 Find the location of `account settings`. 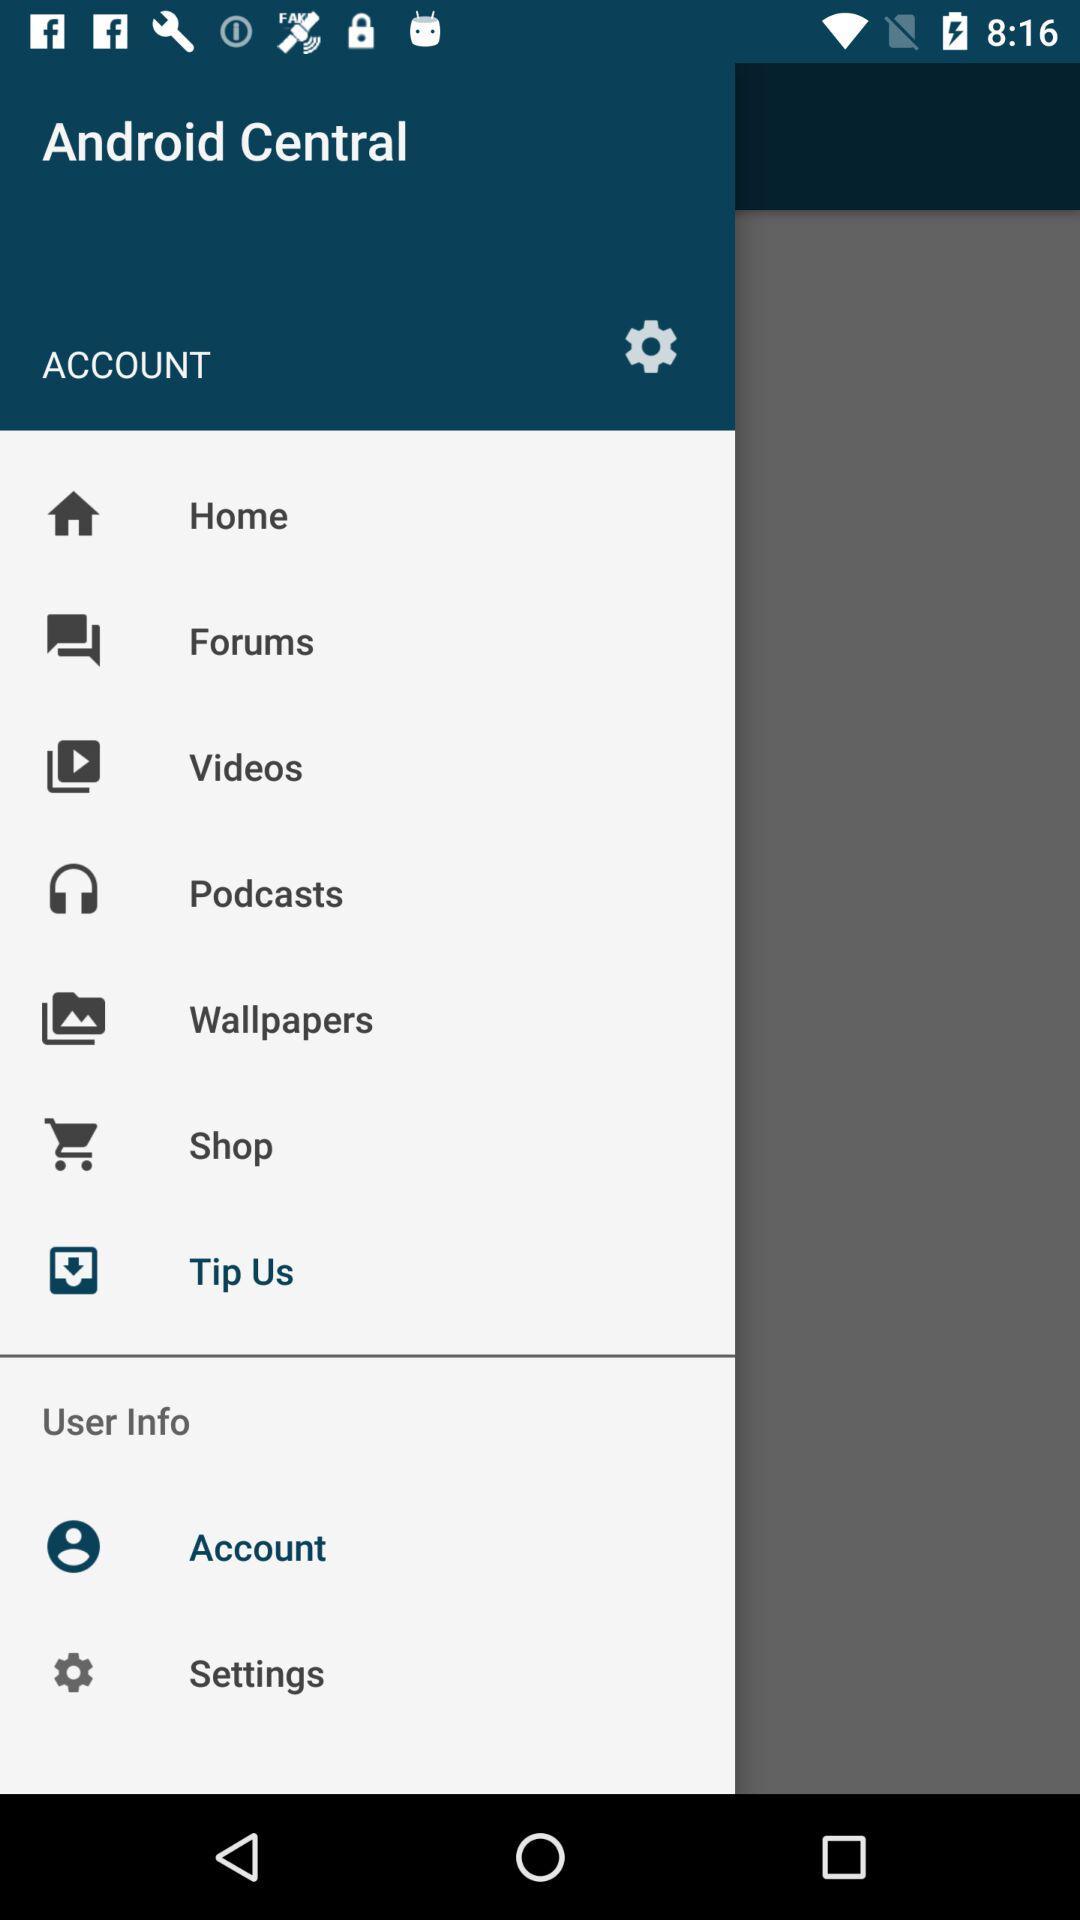

account settings is located at coordinates (651, 346).